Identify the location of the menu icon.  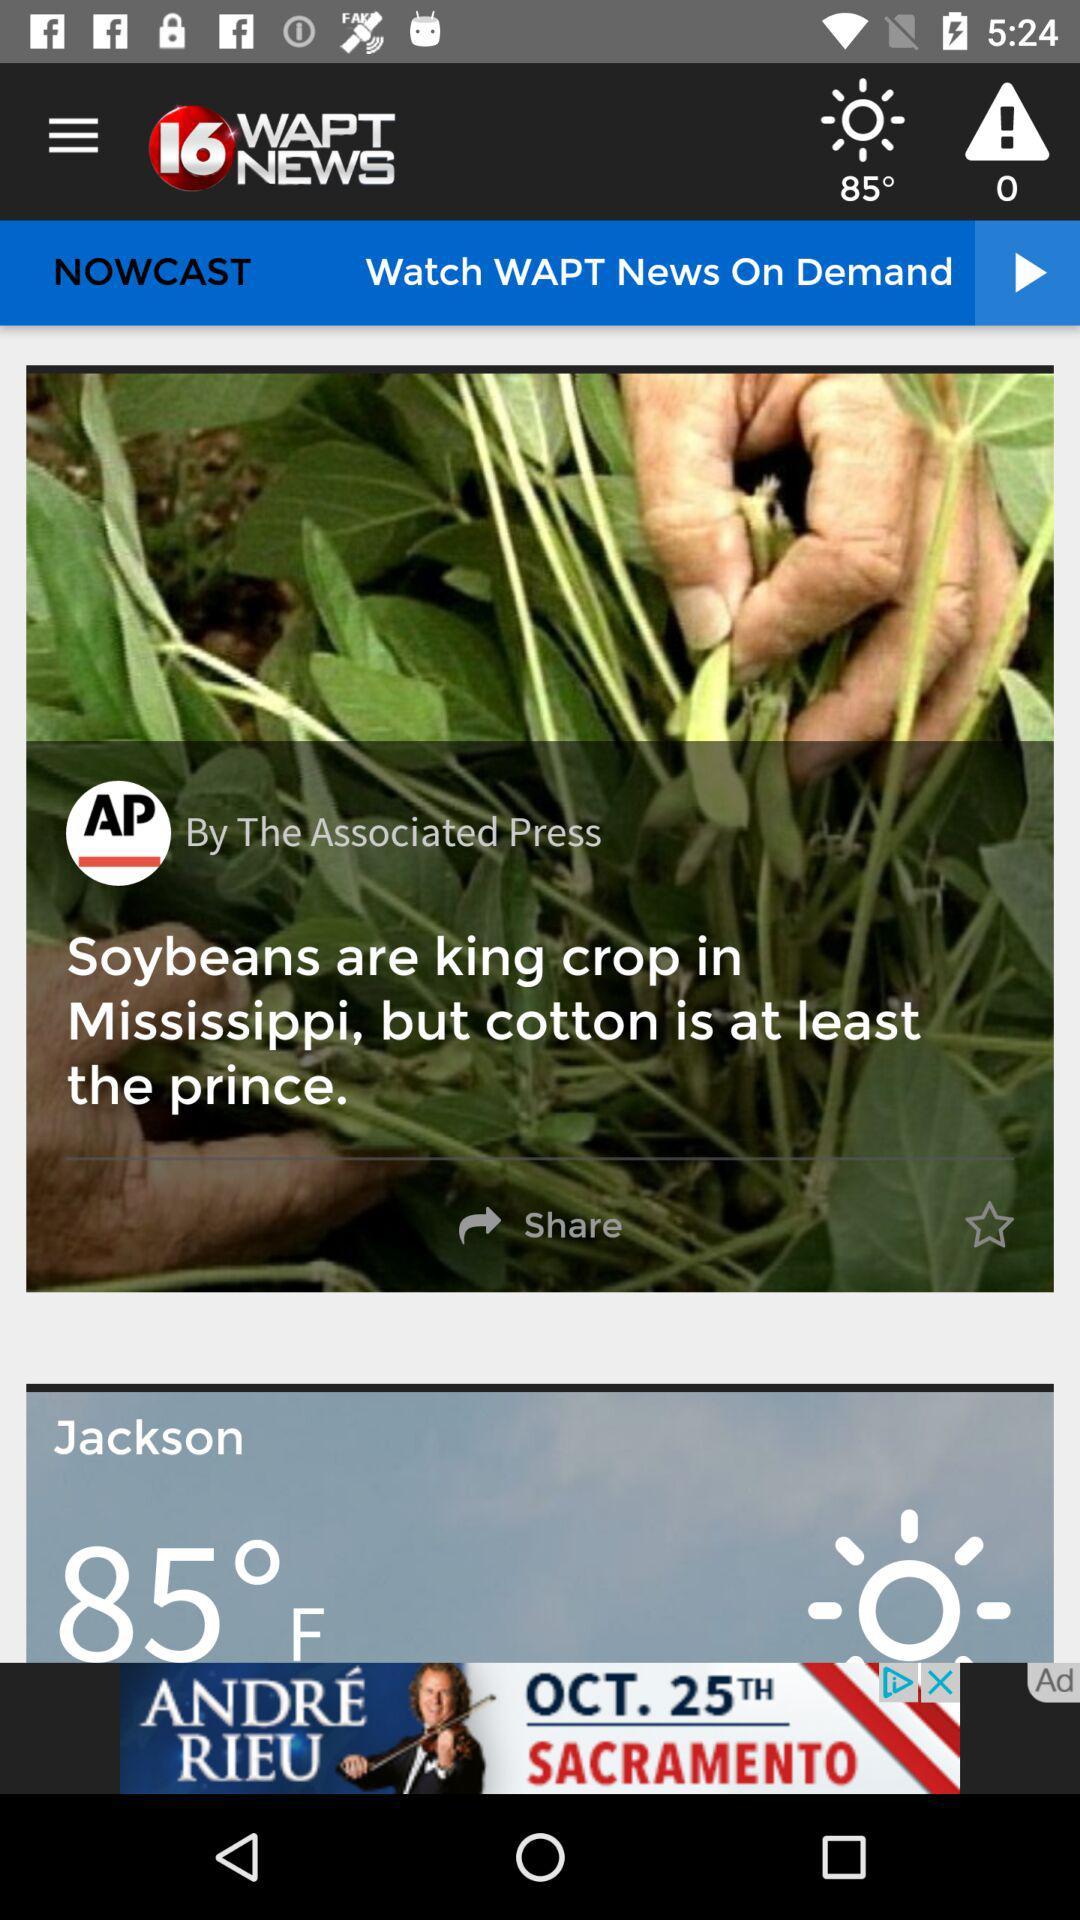
(72, 135).